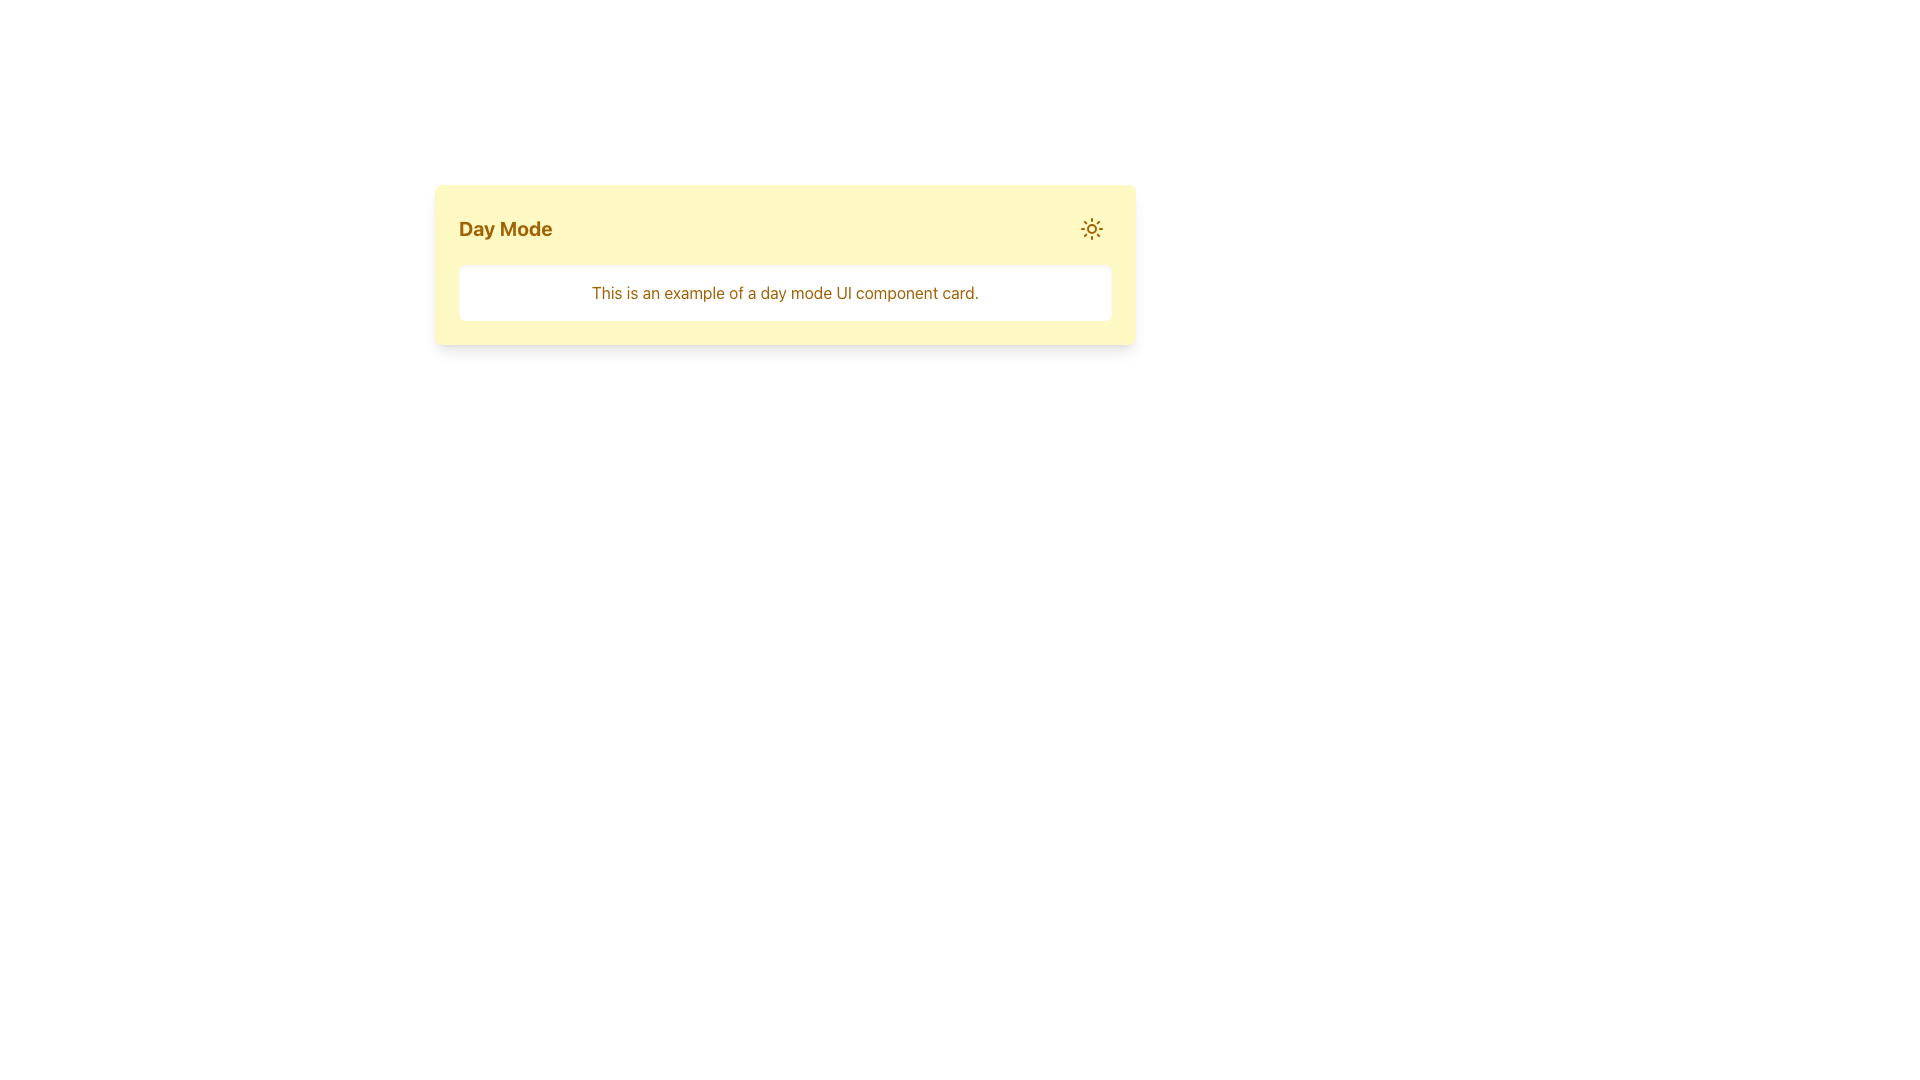 The width and height of the screenshot is (1920, 1080). Describe the element at coordinates (1090, 227) in the screenshot. I see `the circular button with a sun icon in the center, located in the top-right corner of the 'Day Mode' card` at that location.